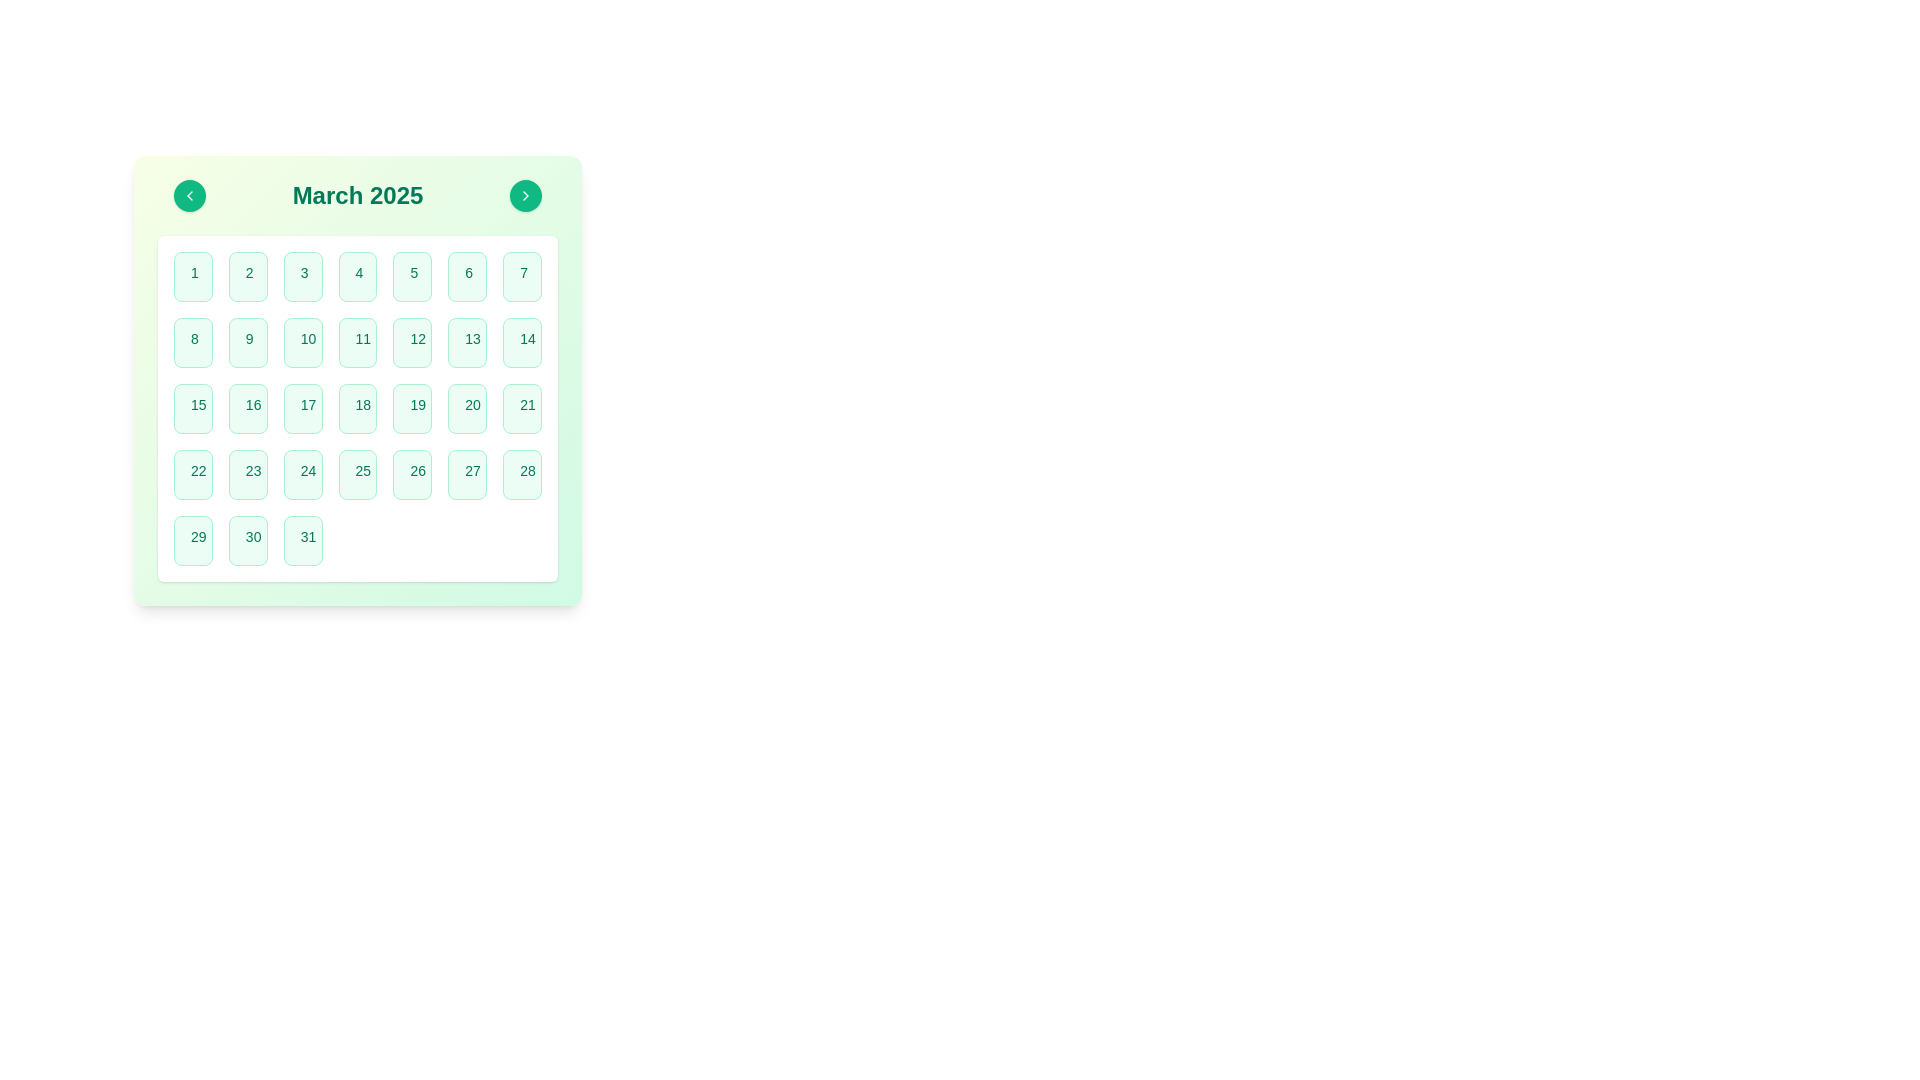 The image size is (1920, 1080). I want to click on the text component displaying the number '28' in bold green font within the calendar UI, so click(528, 470).